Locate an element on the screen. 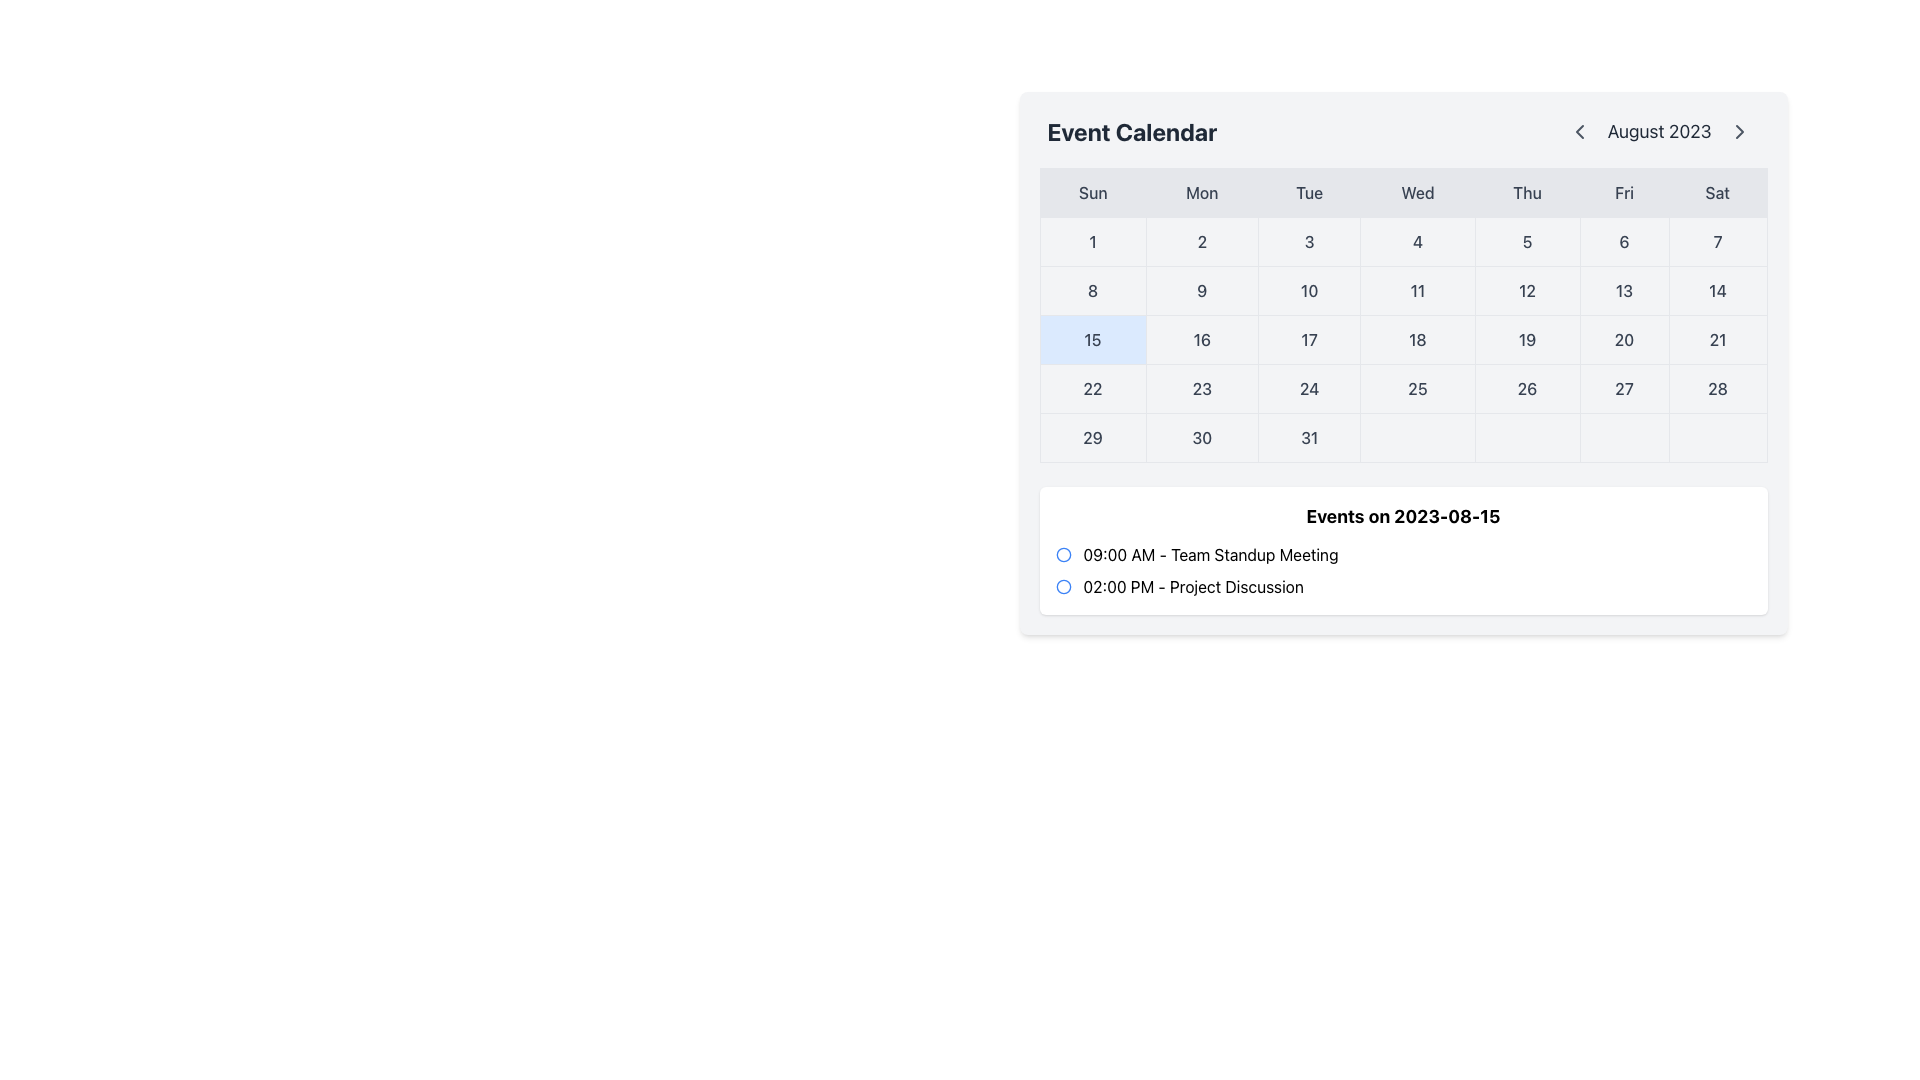 The image size is (1920, 1080). the calendar date cell displaying '15' with a light blue background is located at coordinates (1092, 338).